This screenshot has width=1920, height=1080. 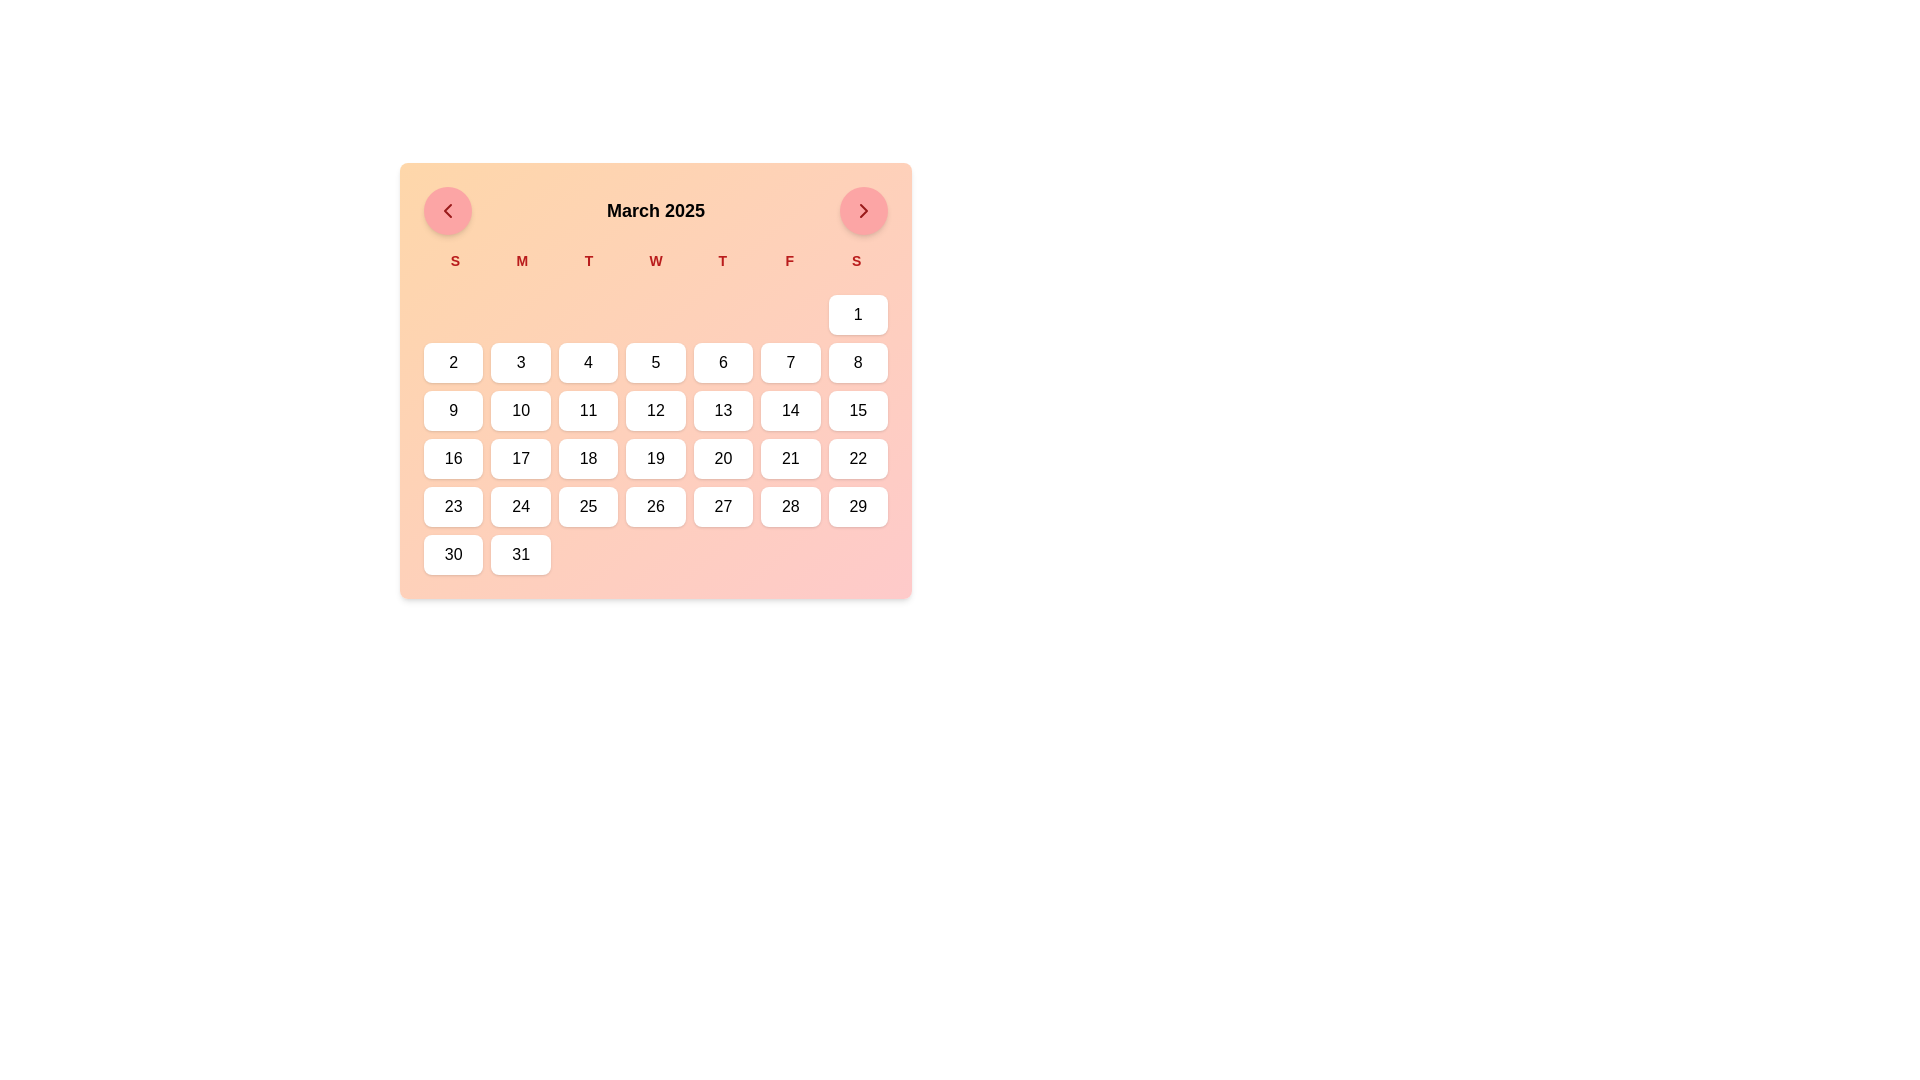 What do you see at coordinates (521, 362) in the screenshot?
I see `the white rectangular button with rounded corners containing the number '3' in bold black font` at bounding box center [521, 362].